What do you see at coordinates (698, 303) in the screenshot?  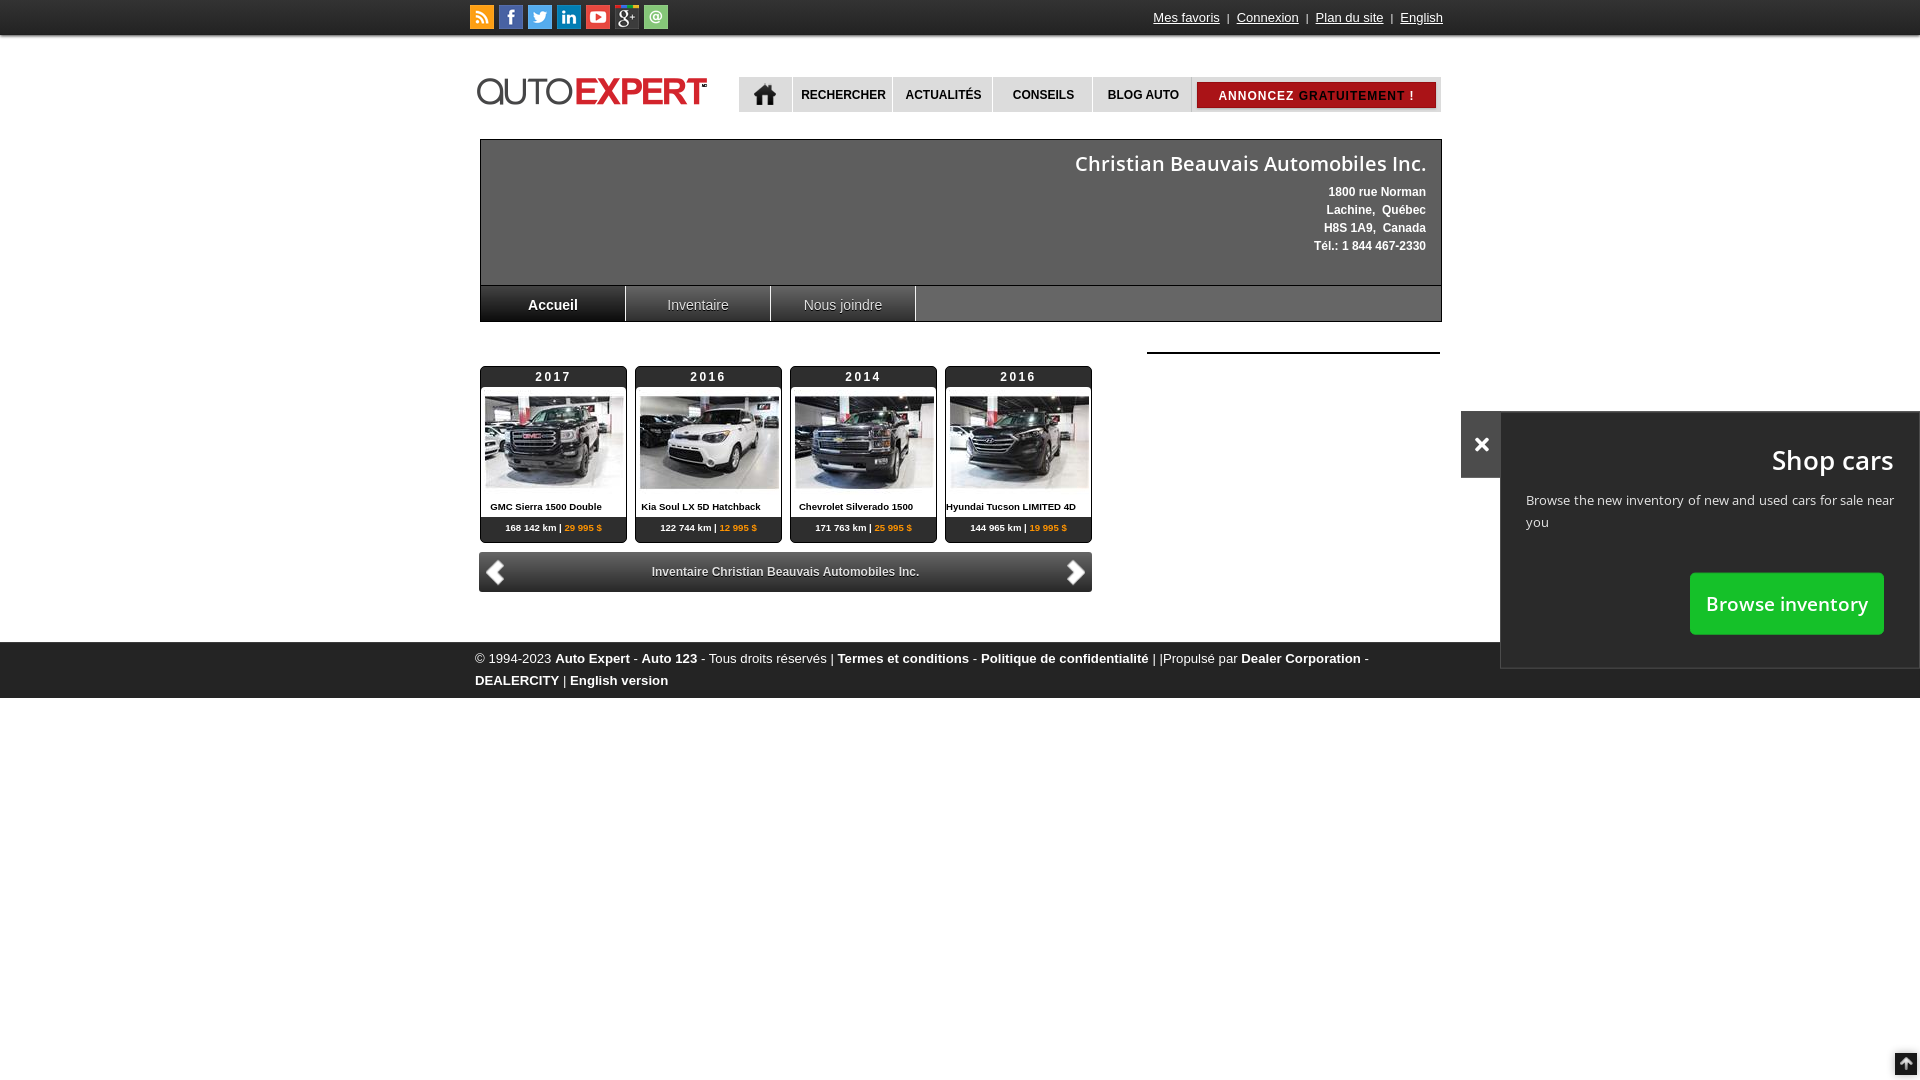 I see `'Inventaire'` at bounding box center [698, 303].